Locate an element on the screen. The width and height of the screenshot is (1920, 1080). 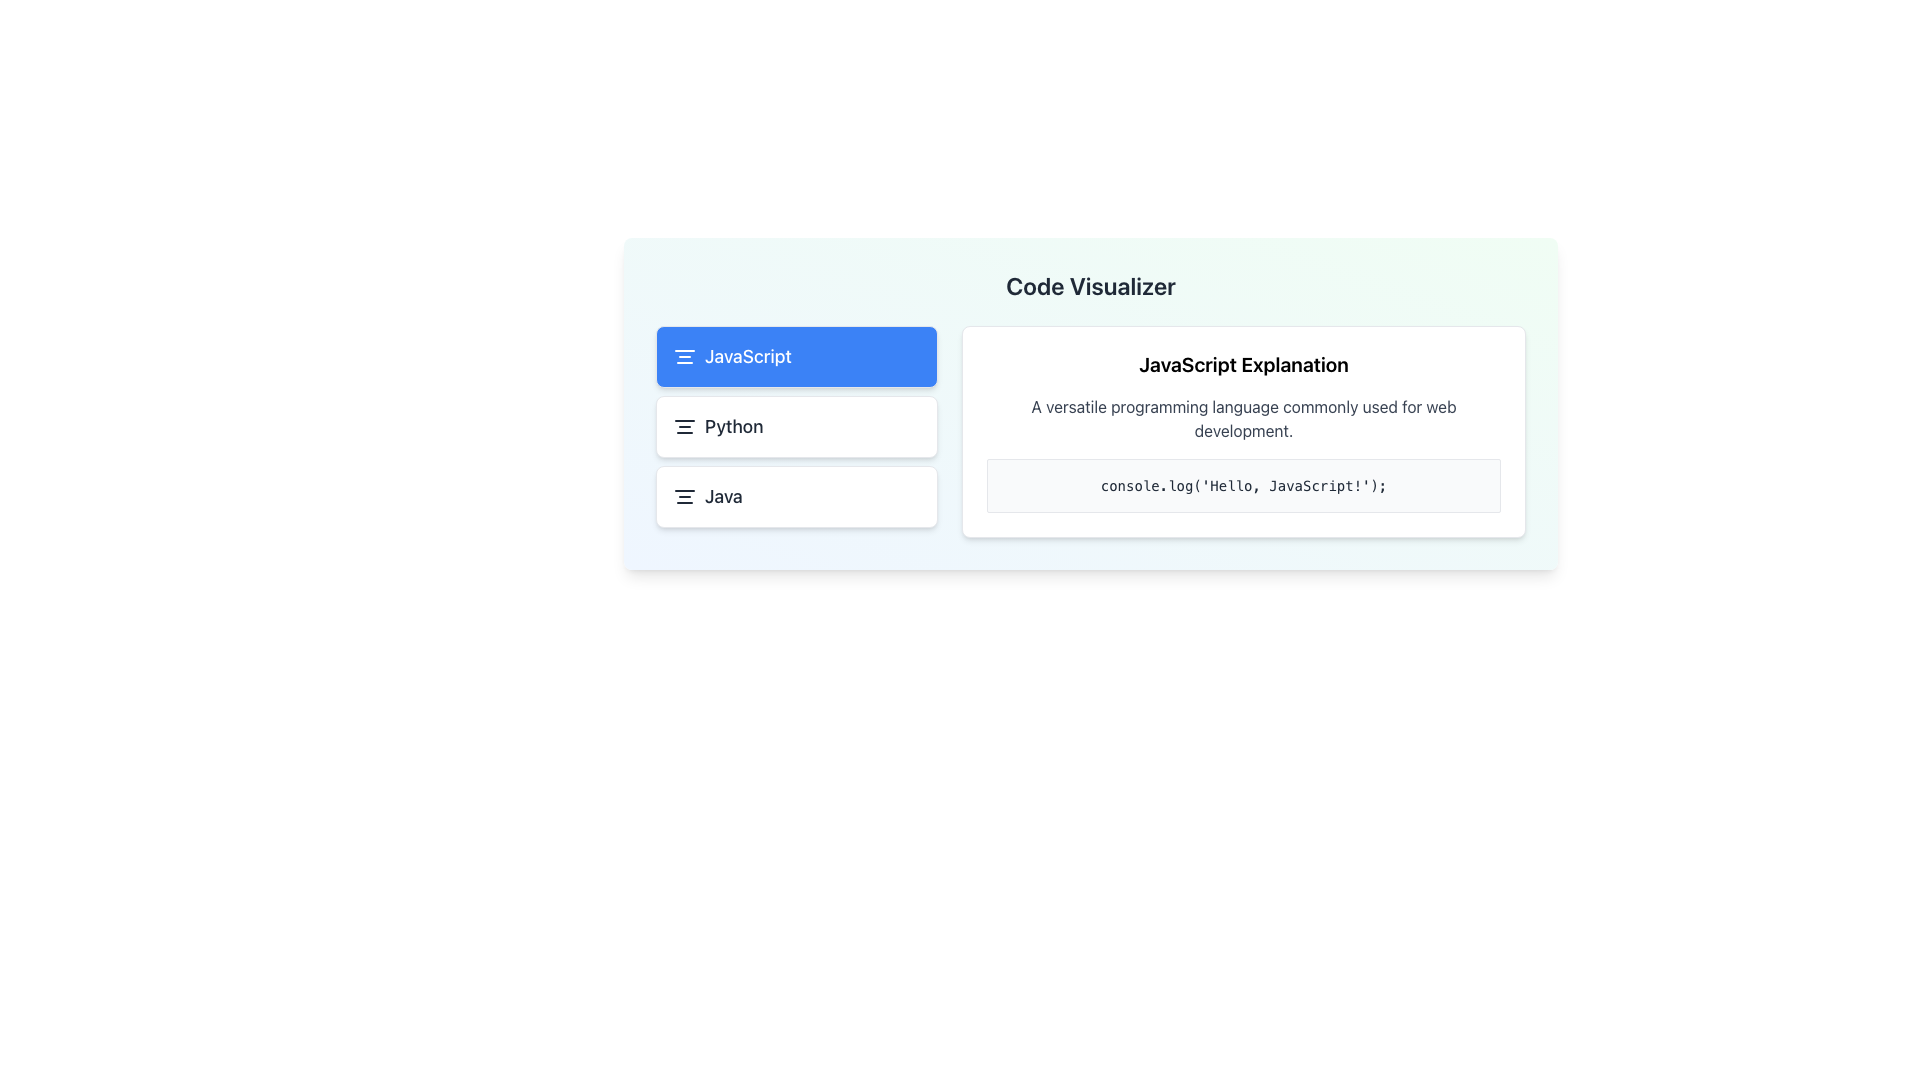
the code block that showcases the use of `console.log` in JavaScript, located under the title 'JavaScript Explanation' is located at coordinates (1242, 486).